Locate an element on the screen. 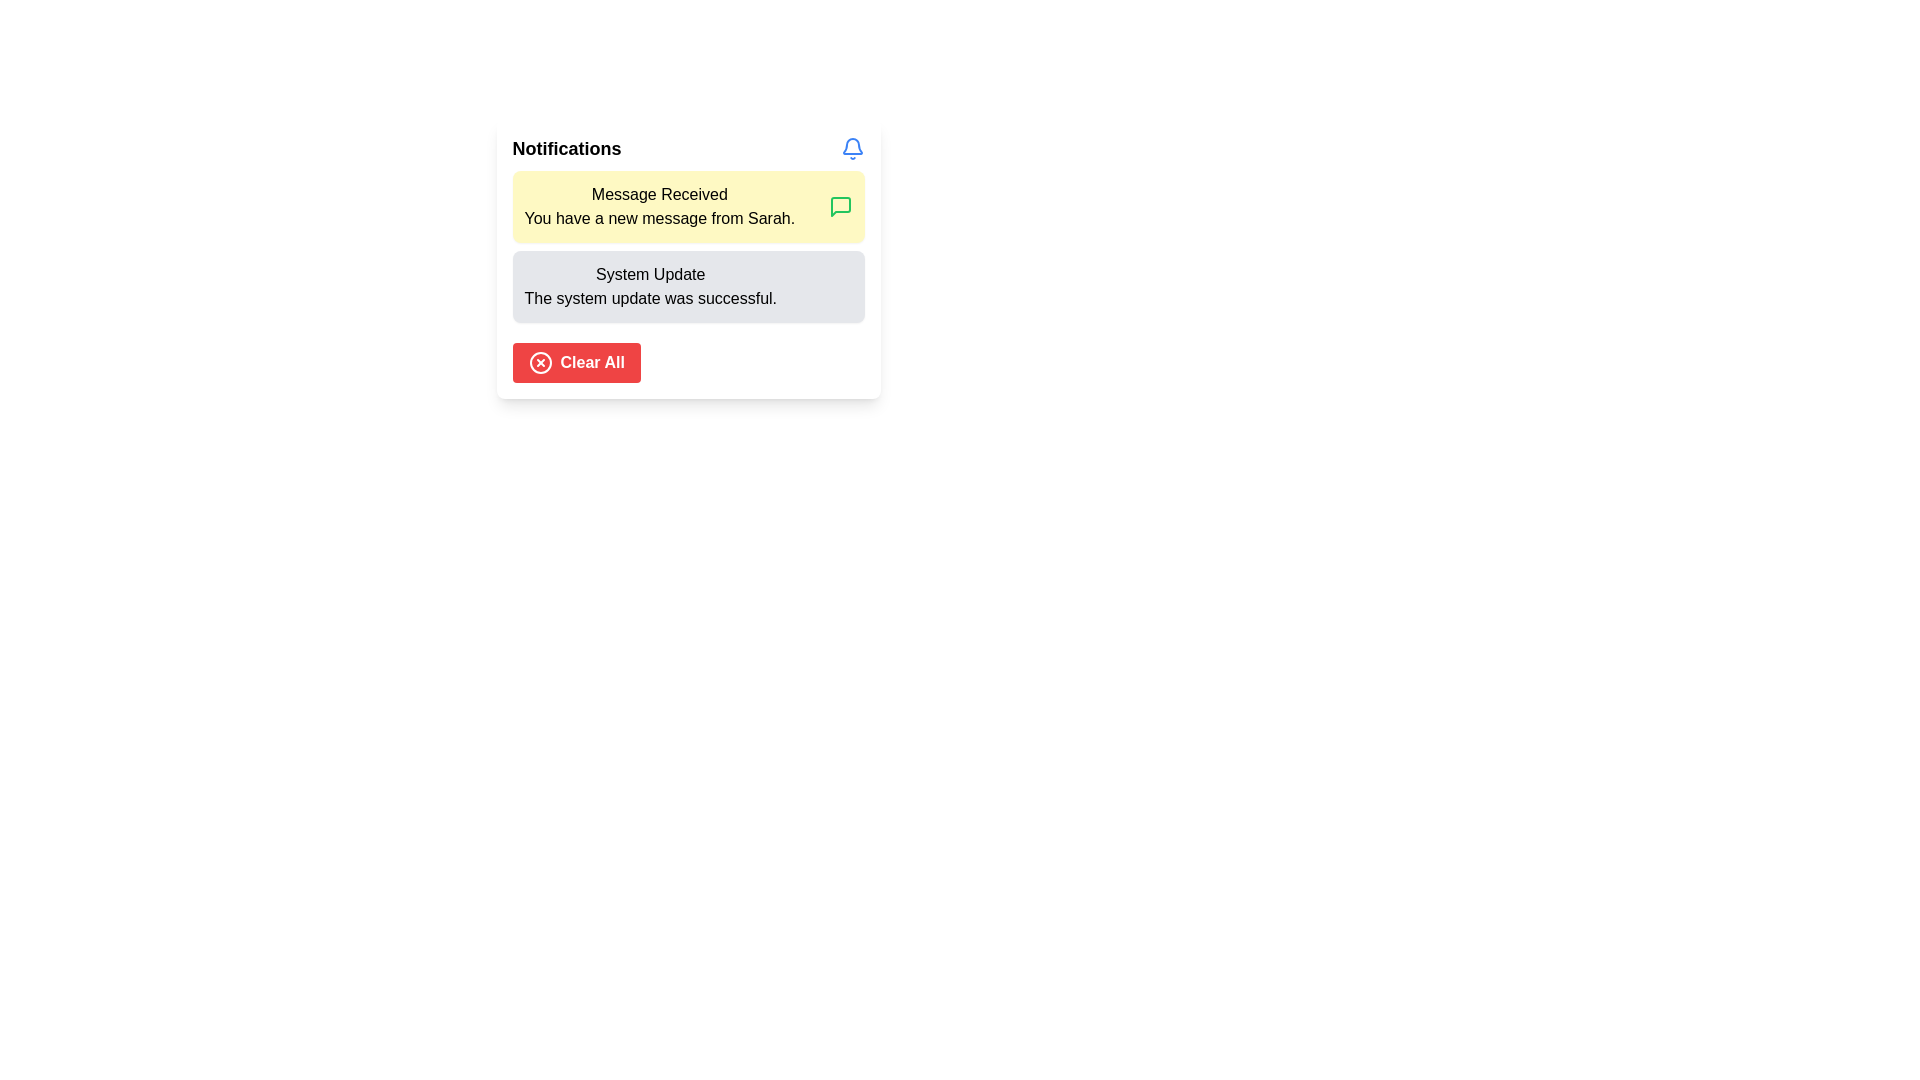 The image size is (1920, 1080). the text label displaying 'You have a new message from Sarah.' which is centrally aligned within the yellow-highlighted notification card, located below the heading 'Message Received' is located at coordinates (659, 219).